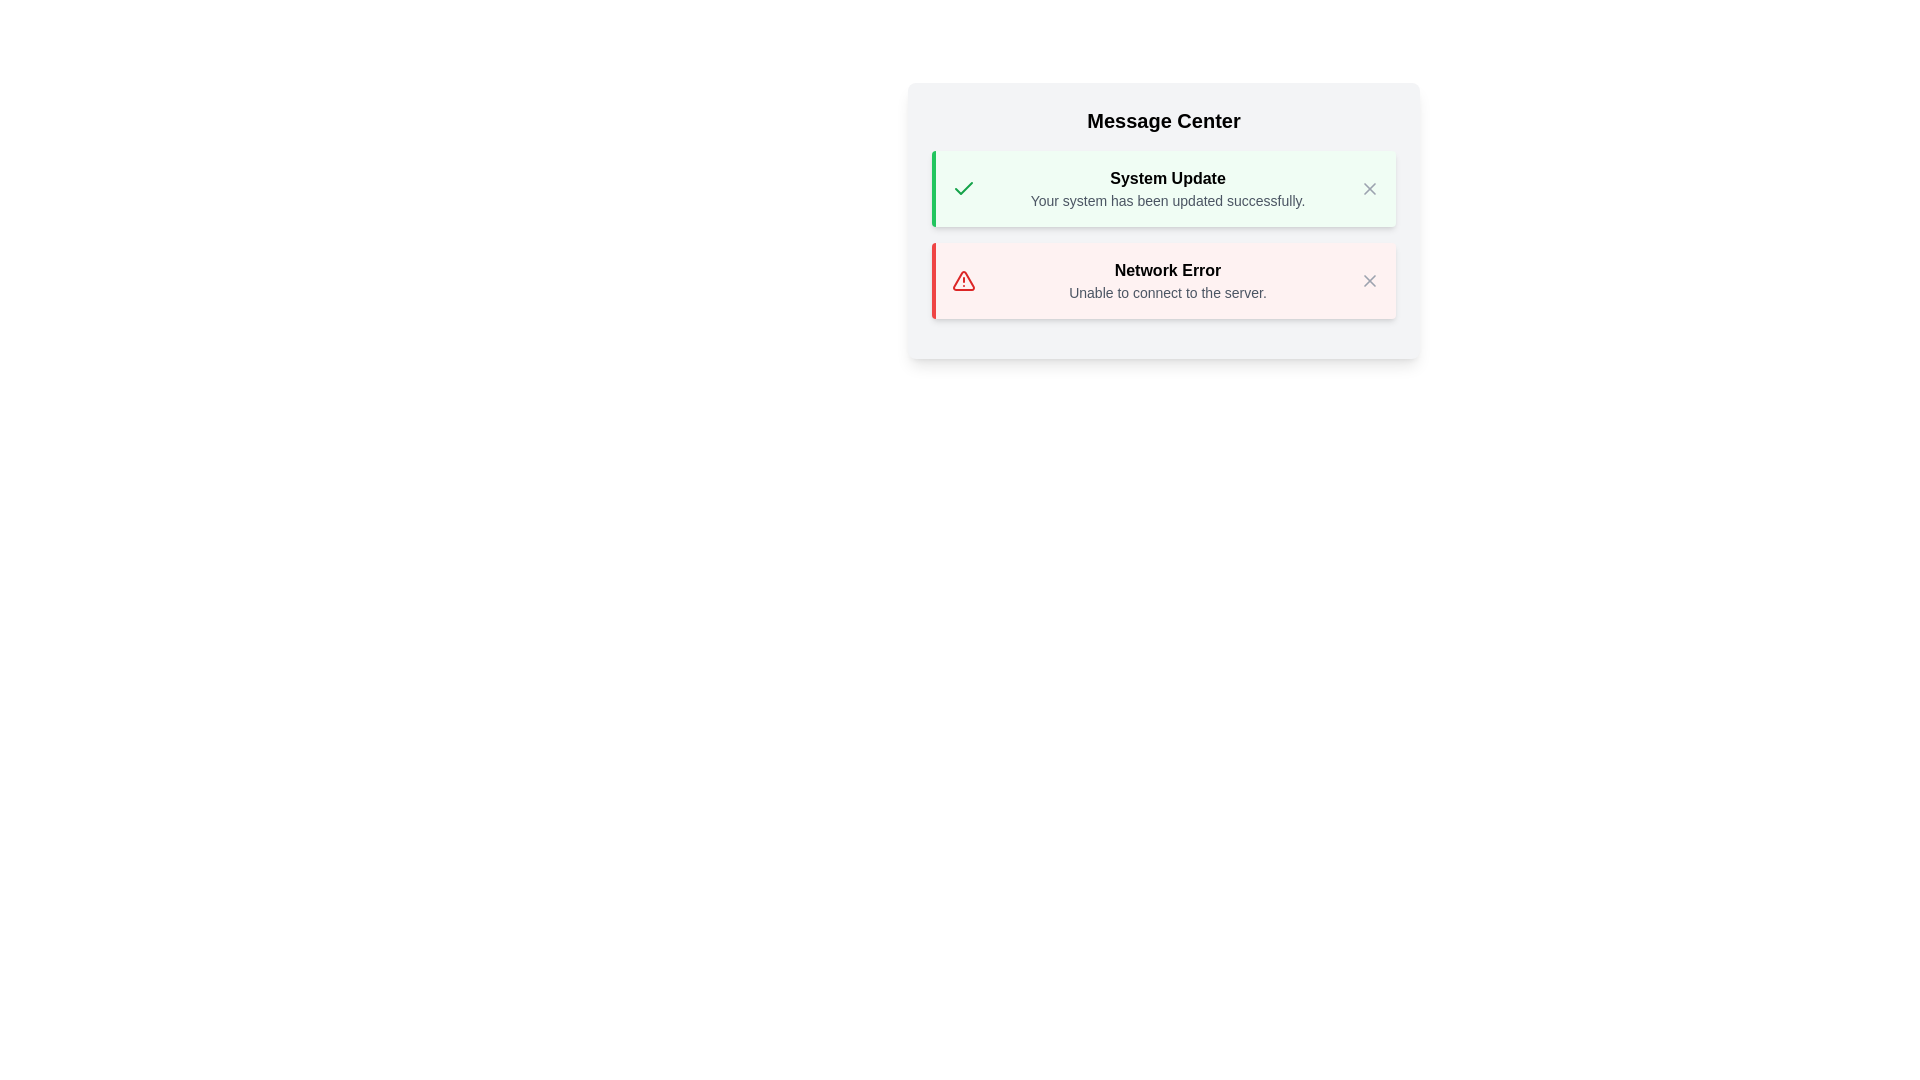 The height and width of the screenshot is (1080, 1920). What do you see at coordinates (1163, 281) in the screenshot?
I see `error message from the Alert Notification Box with a red-themed design, which displays 'Network Error' and 'Unable to connect to the server.'` at bounding box center [1163, 281].